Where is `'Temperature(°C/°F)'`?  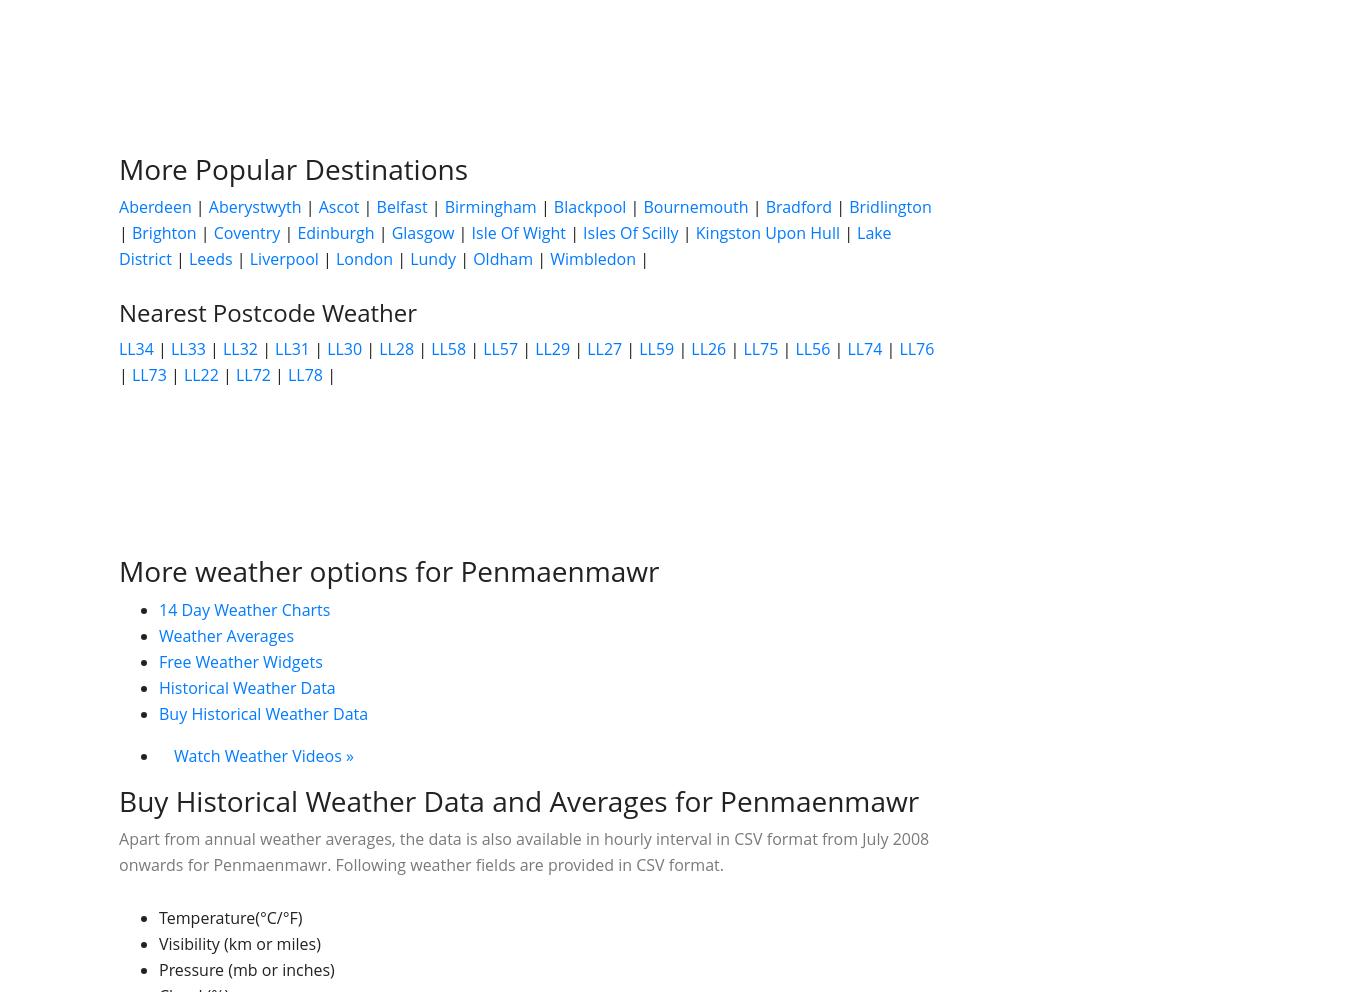
'Temperature(°C/°F)' is located at coordinates (230, 916).